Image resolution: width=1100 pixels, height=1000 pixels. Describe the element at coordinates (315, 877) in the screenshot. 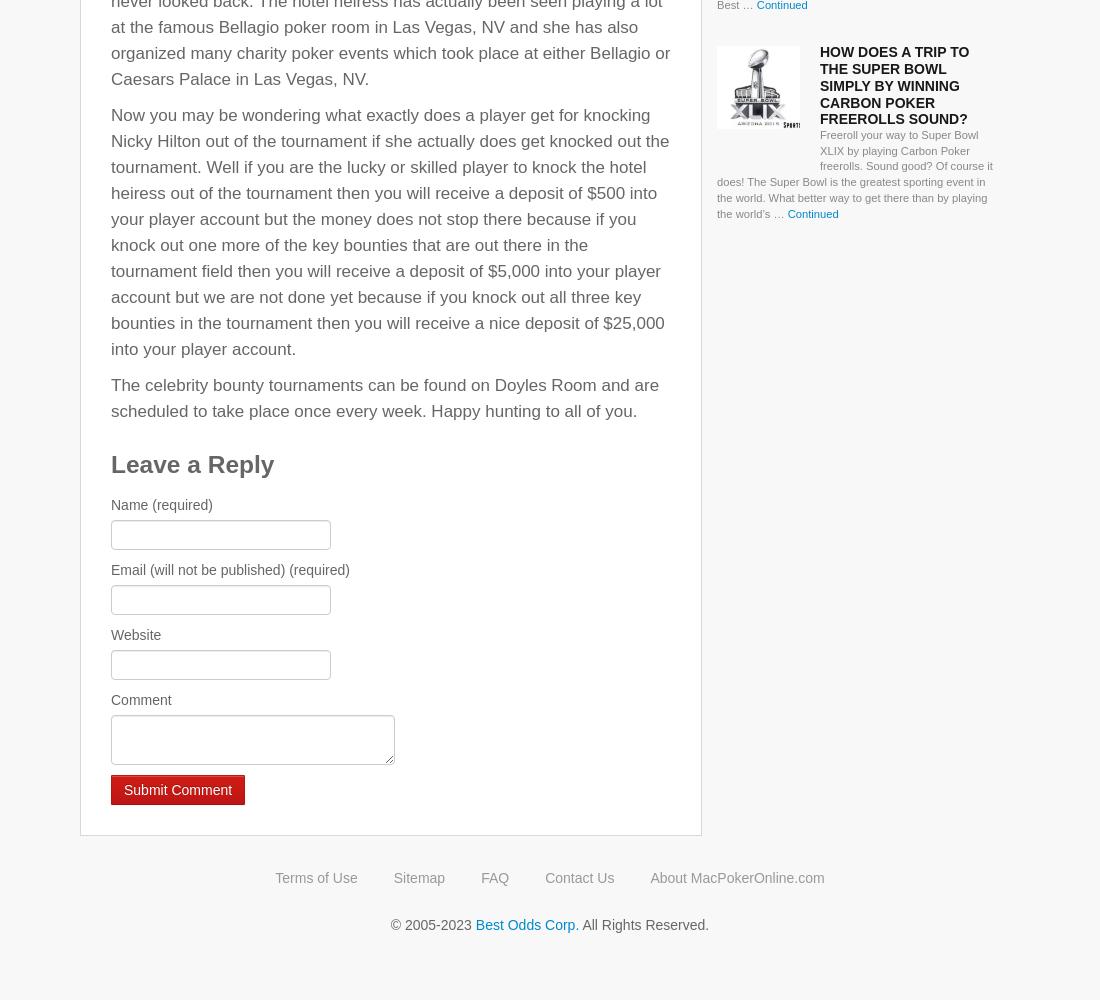

I see `'Terms of Use'` at that location.